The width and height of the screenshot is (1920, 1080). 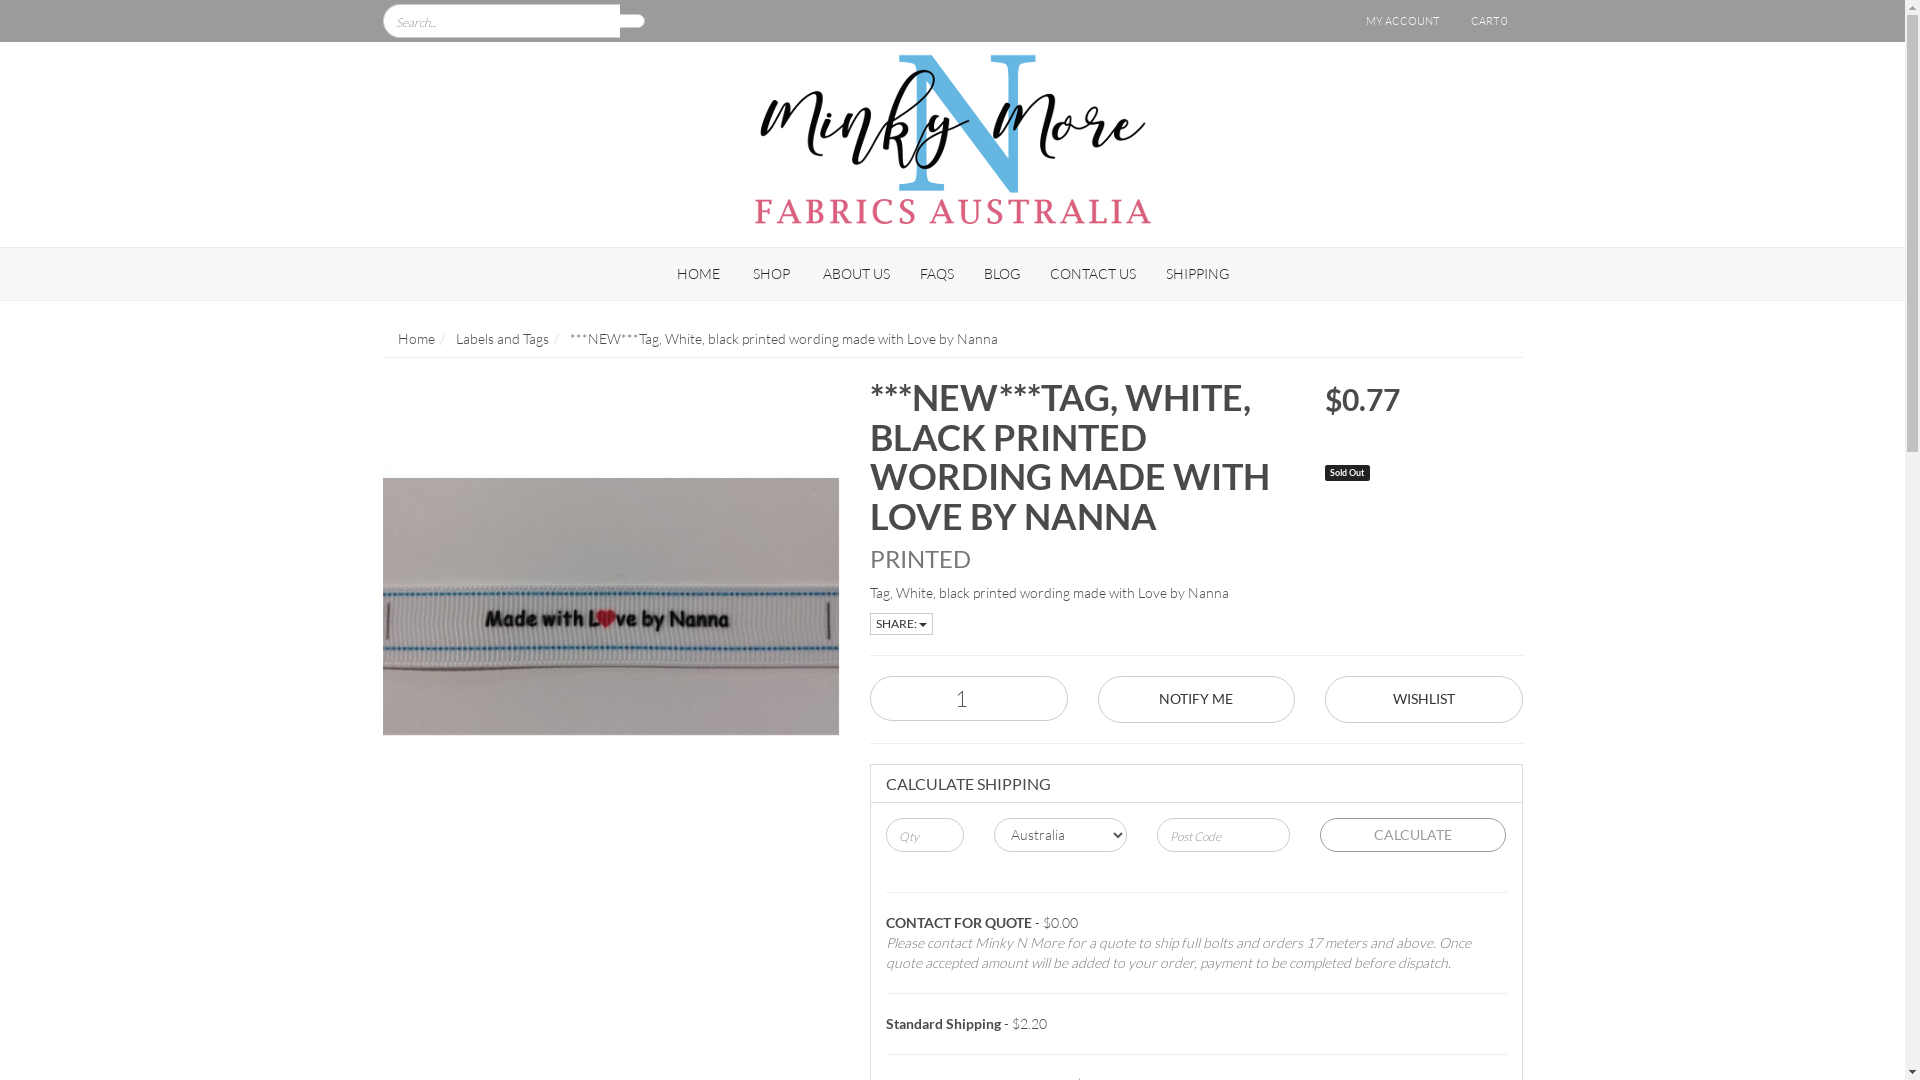 I want to click on 'BLOG', so click(x=1001, y=273).